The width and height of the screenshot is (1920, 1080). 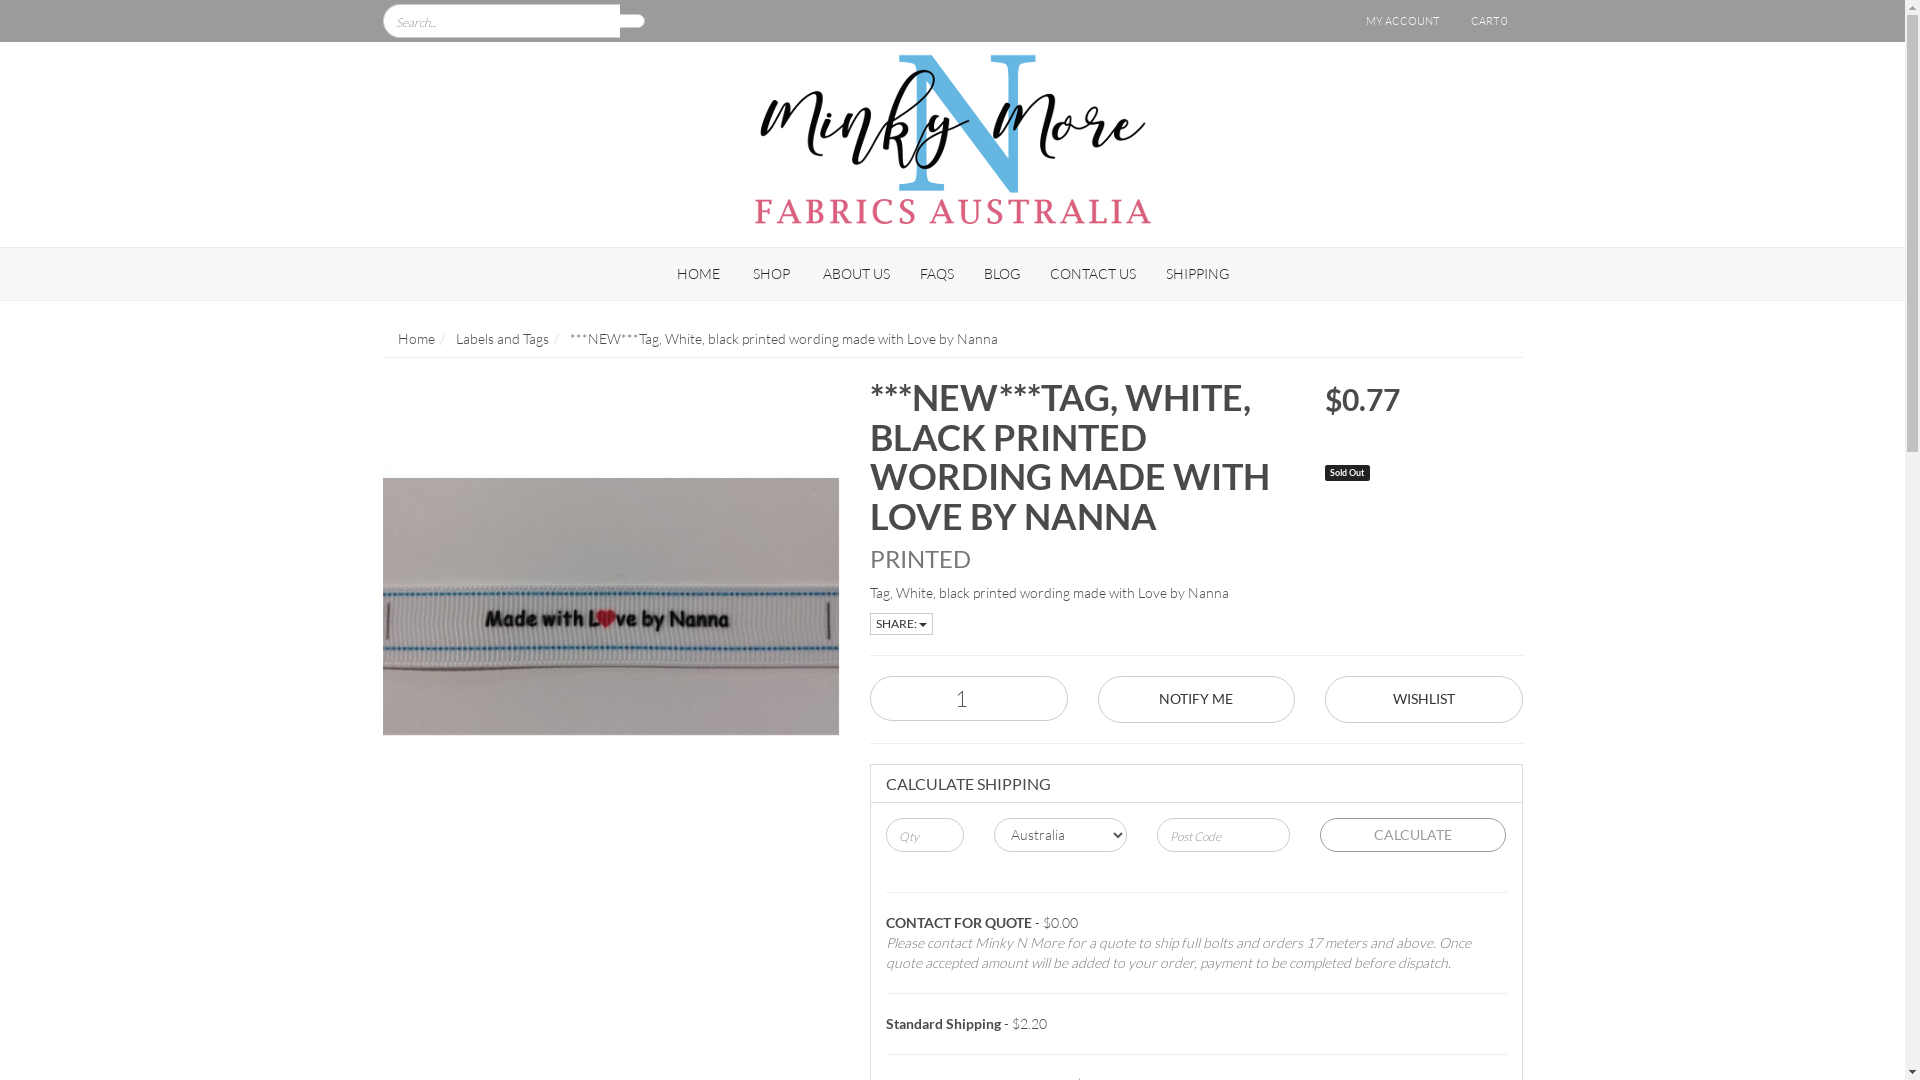 I want to click on 'BLOG', so click(x=1001, y=273).